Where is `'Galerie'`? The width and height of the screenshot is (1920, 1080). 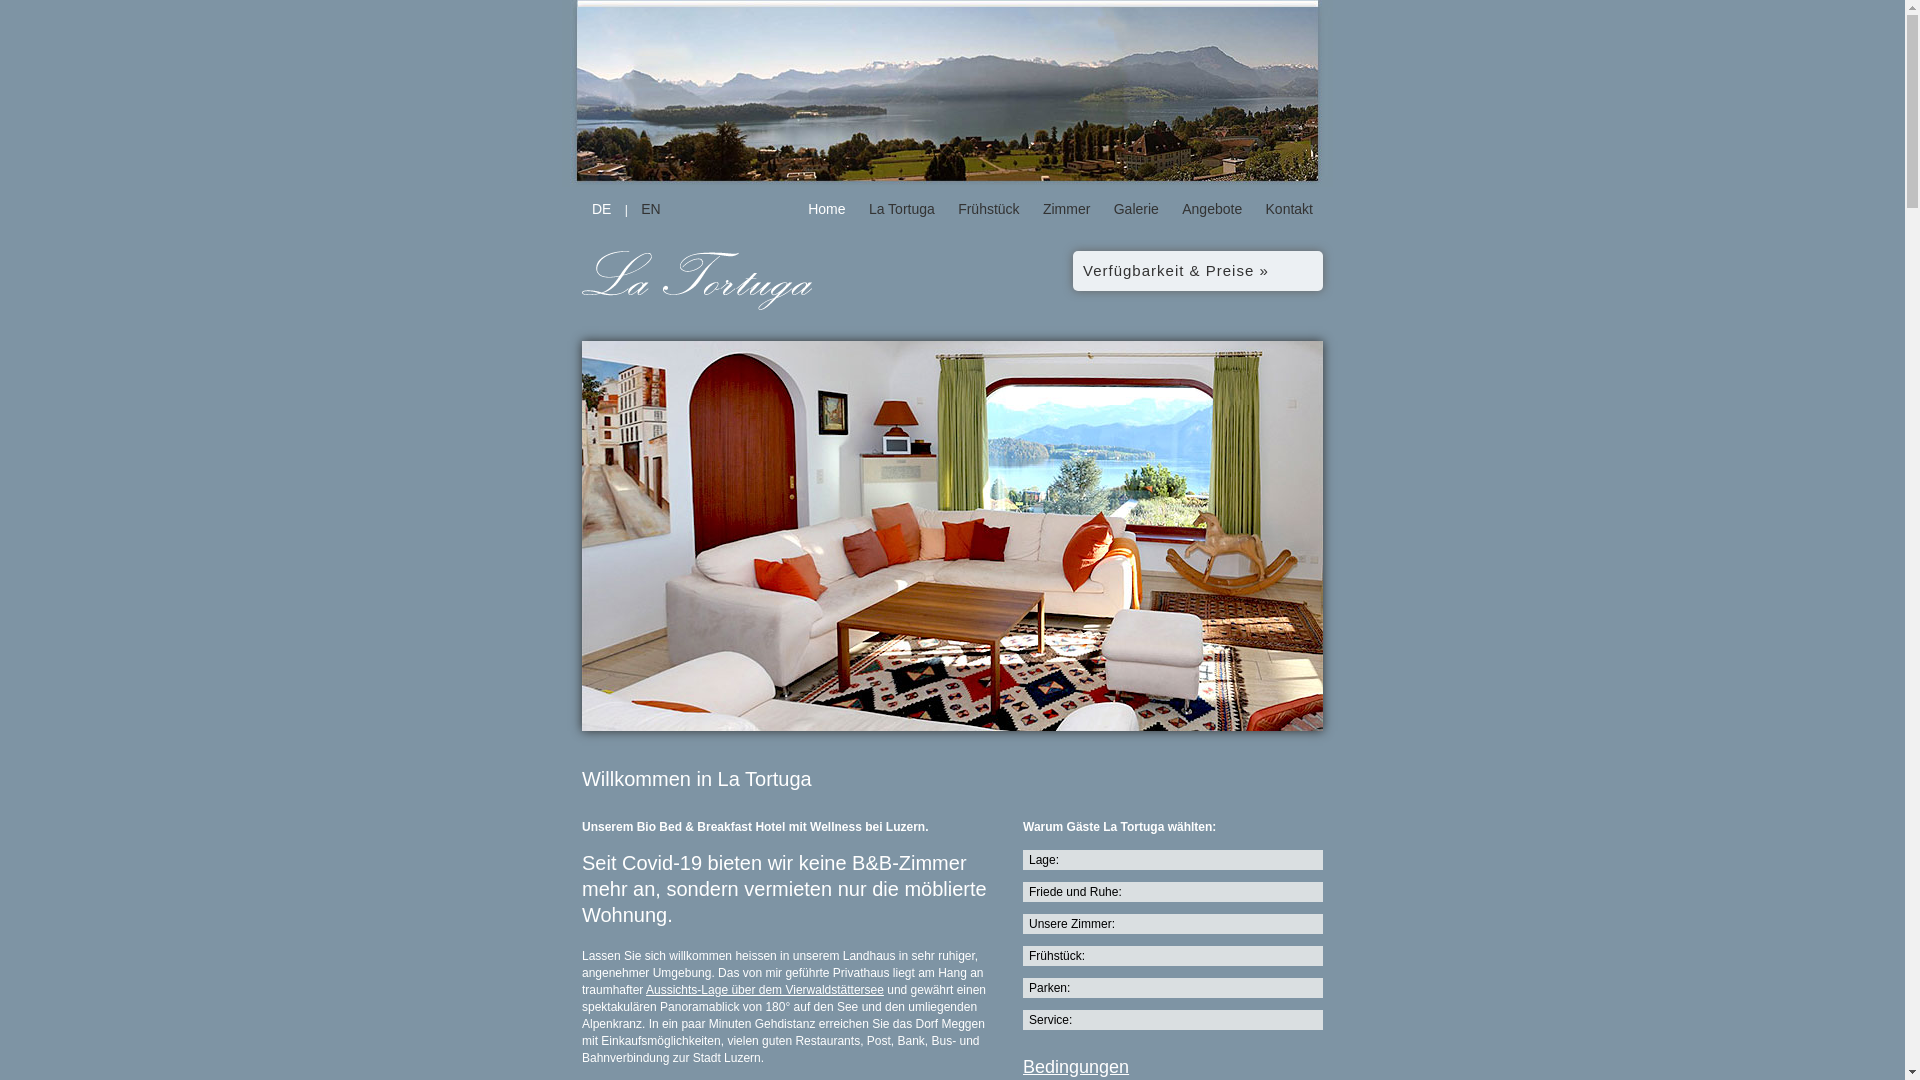 'Galerie' is located at coordinates (1136, 208).